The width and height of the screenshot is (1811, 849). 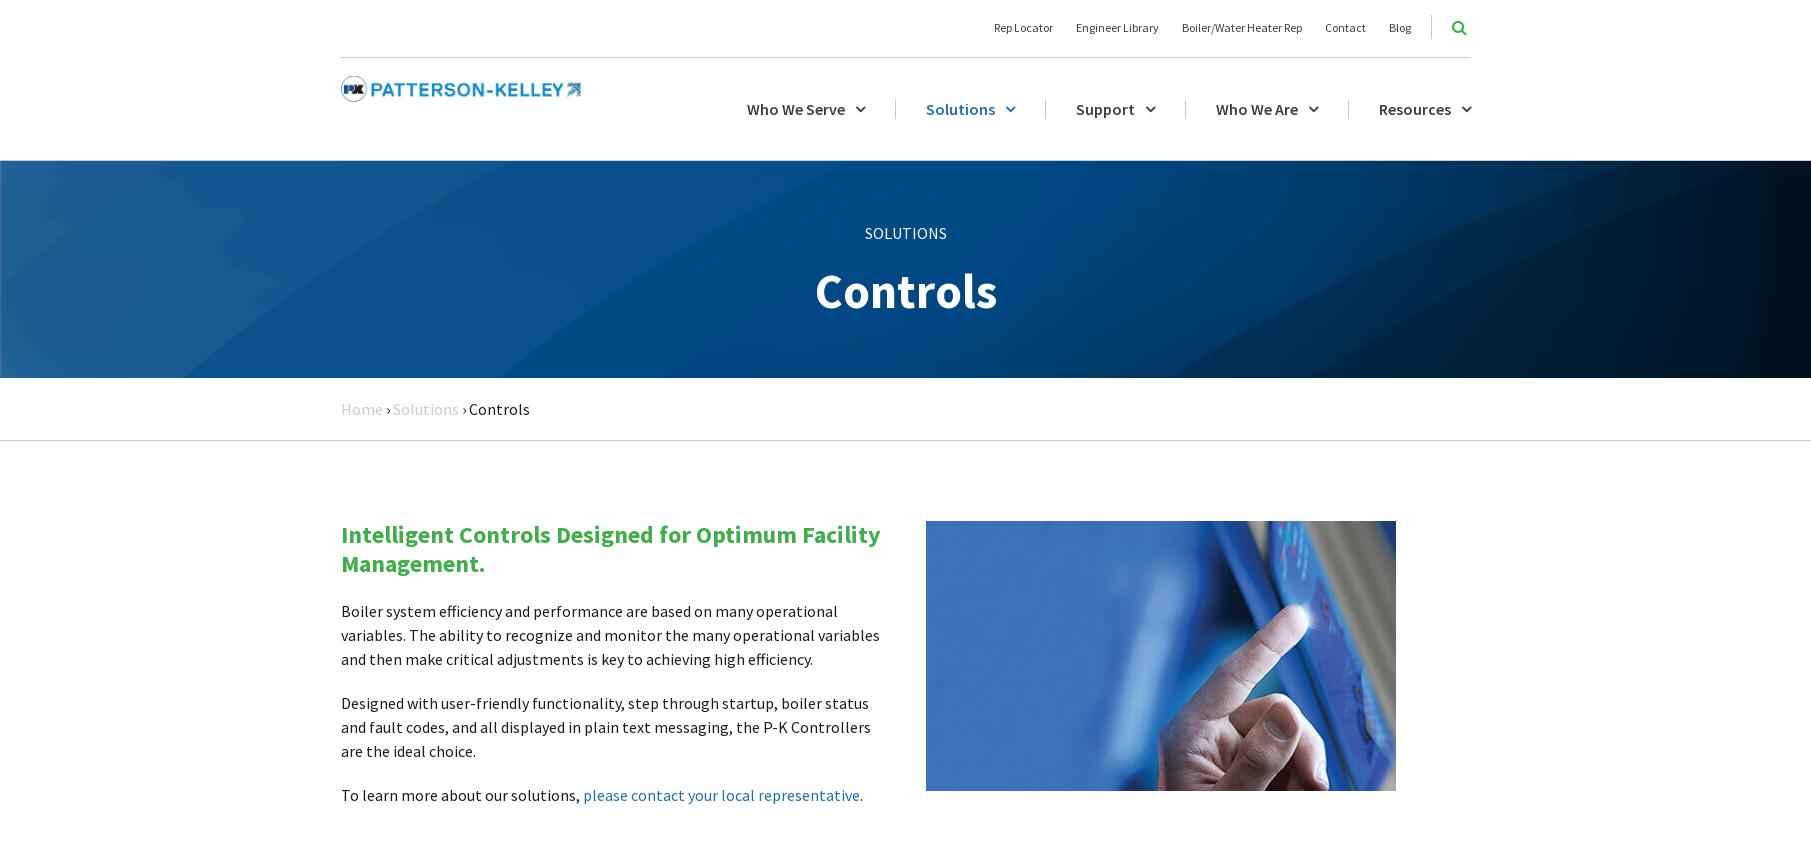 What do you see at coordinates (719, 792) in the screenshot?
I see `'please contact your local representative'` at bounding box center [719, 792].